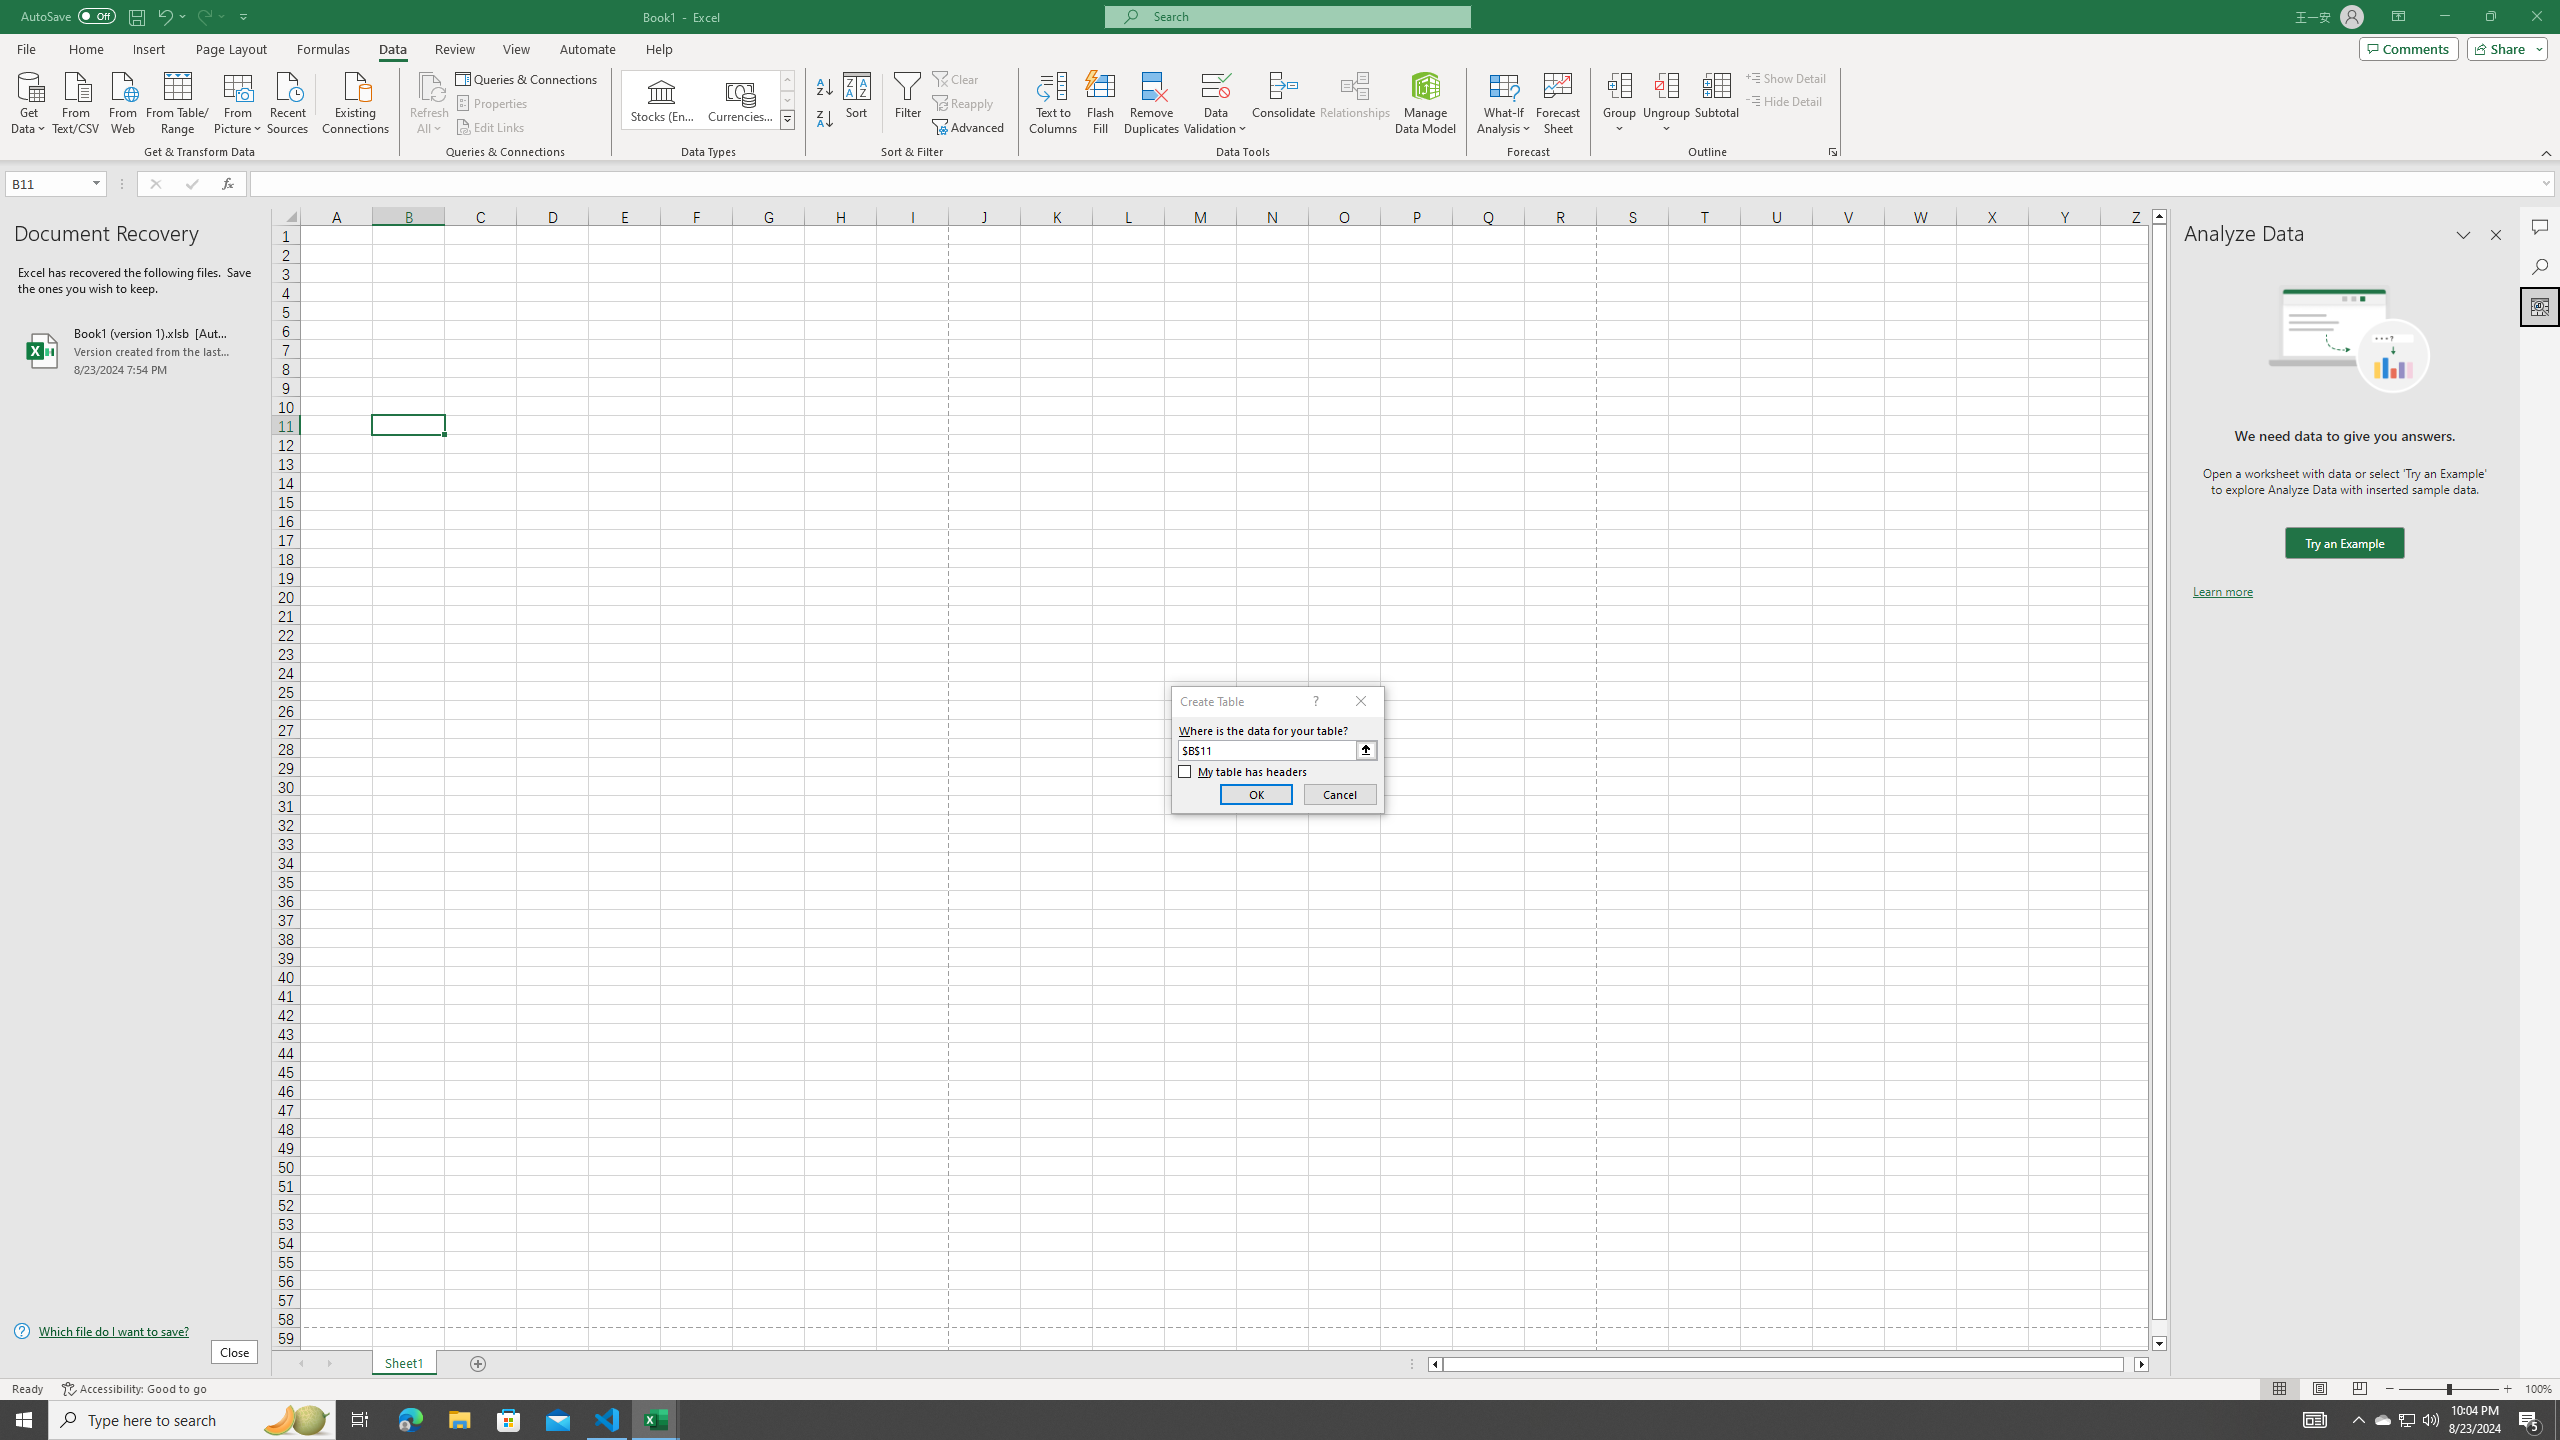  Describe the element at coordinates (1052, 103) in the screenshot. I see `'Text to Columns...'` at that location.